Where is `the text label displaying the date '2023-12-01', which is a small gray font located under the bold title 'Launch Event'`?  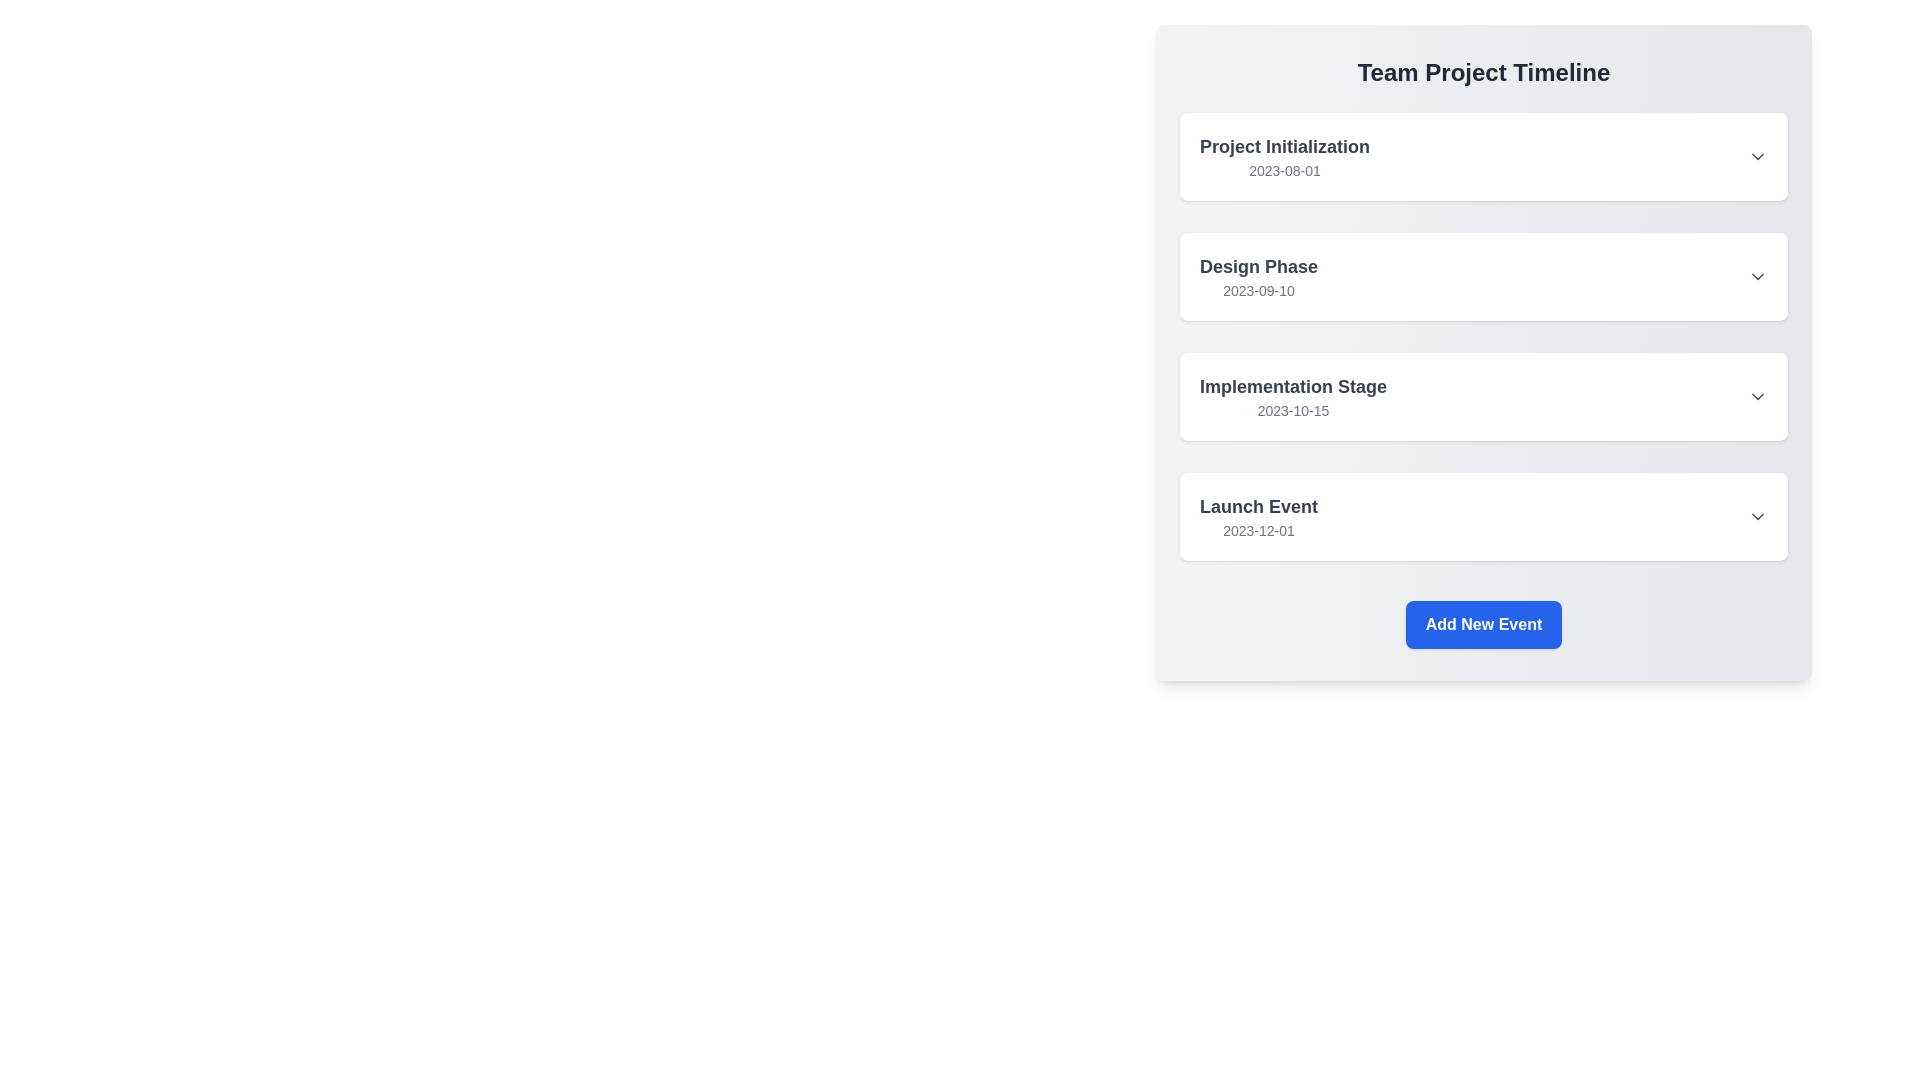 the text label displaying the date '2023-12-01', which is a small gray font located under the bold title 'Launch Event' is located at coordinates (1257, 530).